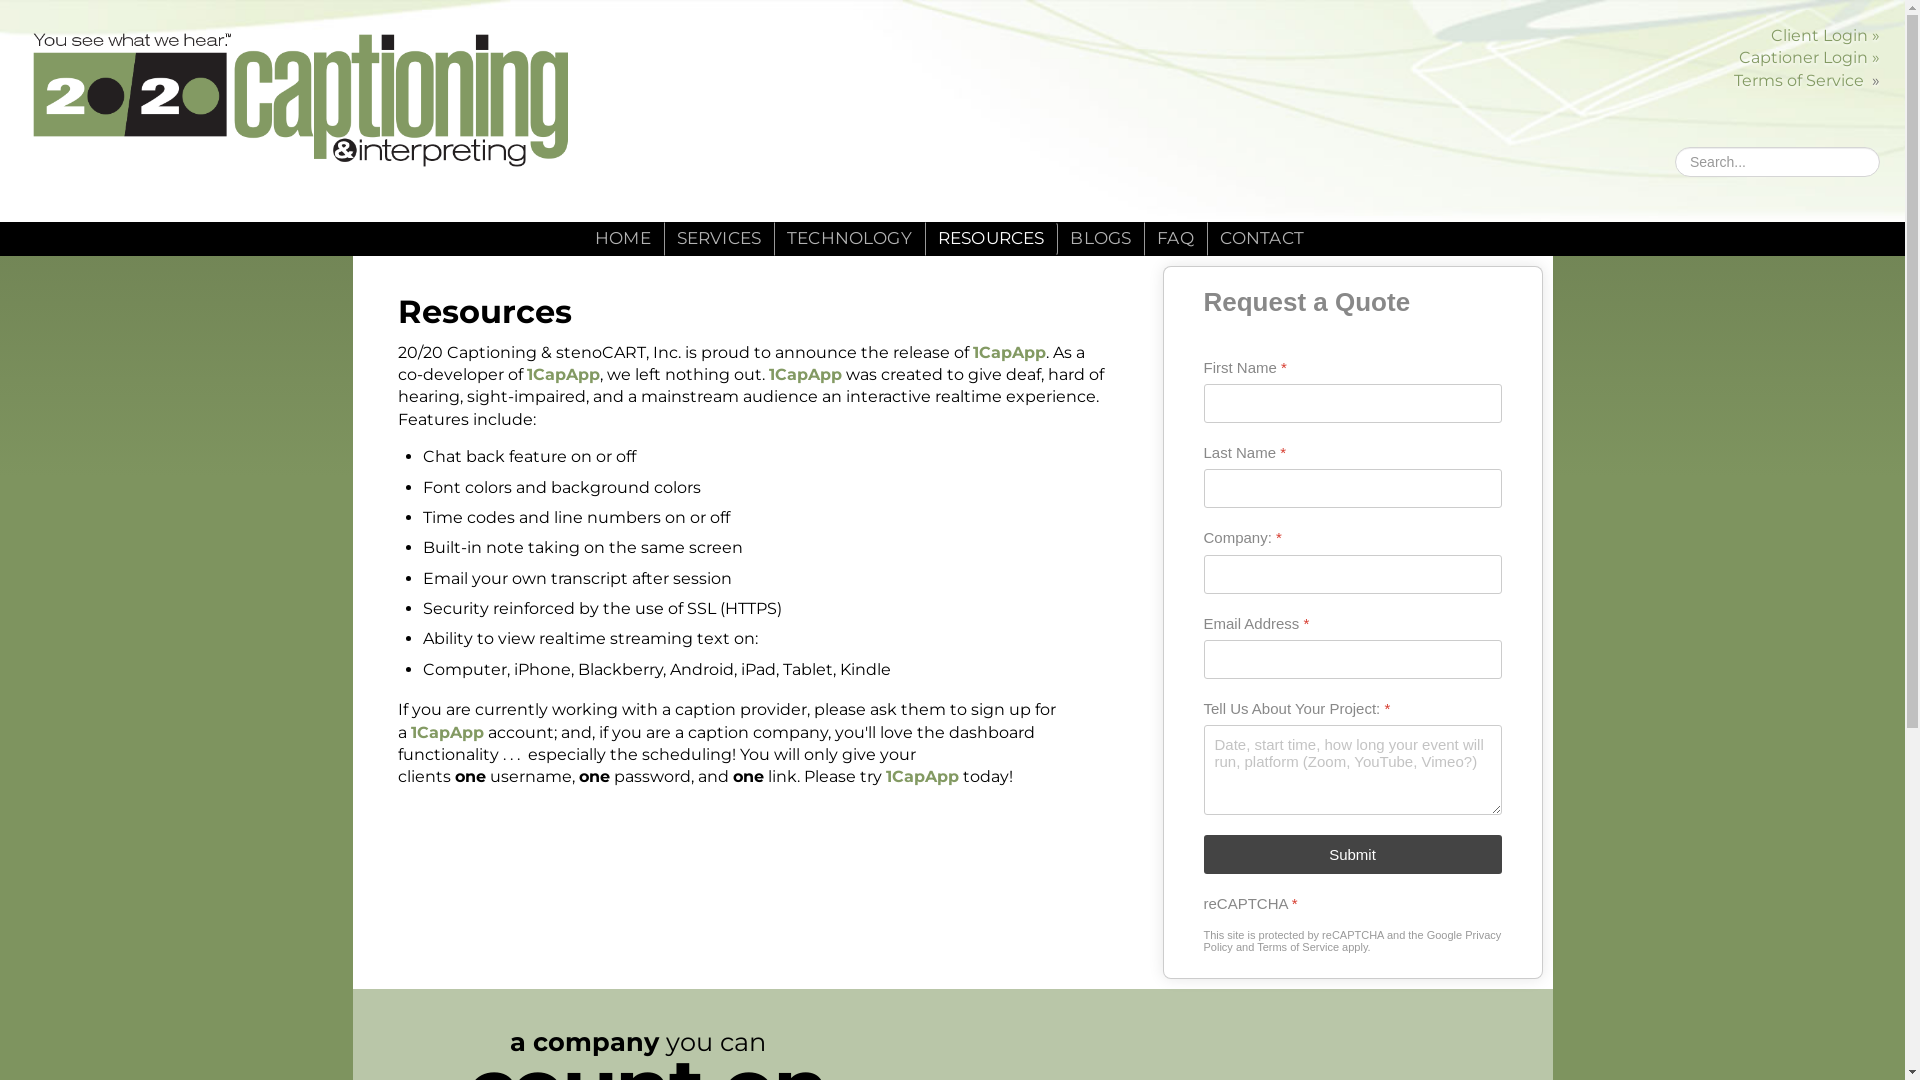  I want to click on 'CONTACT', so click(1261, 238).